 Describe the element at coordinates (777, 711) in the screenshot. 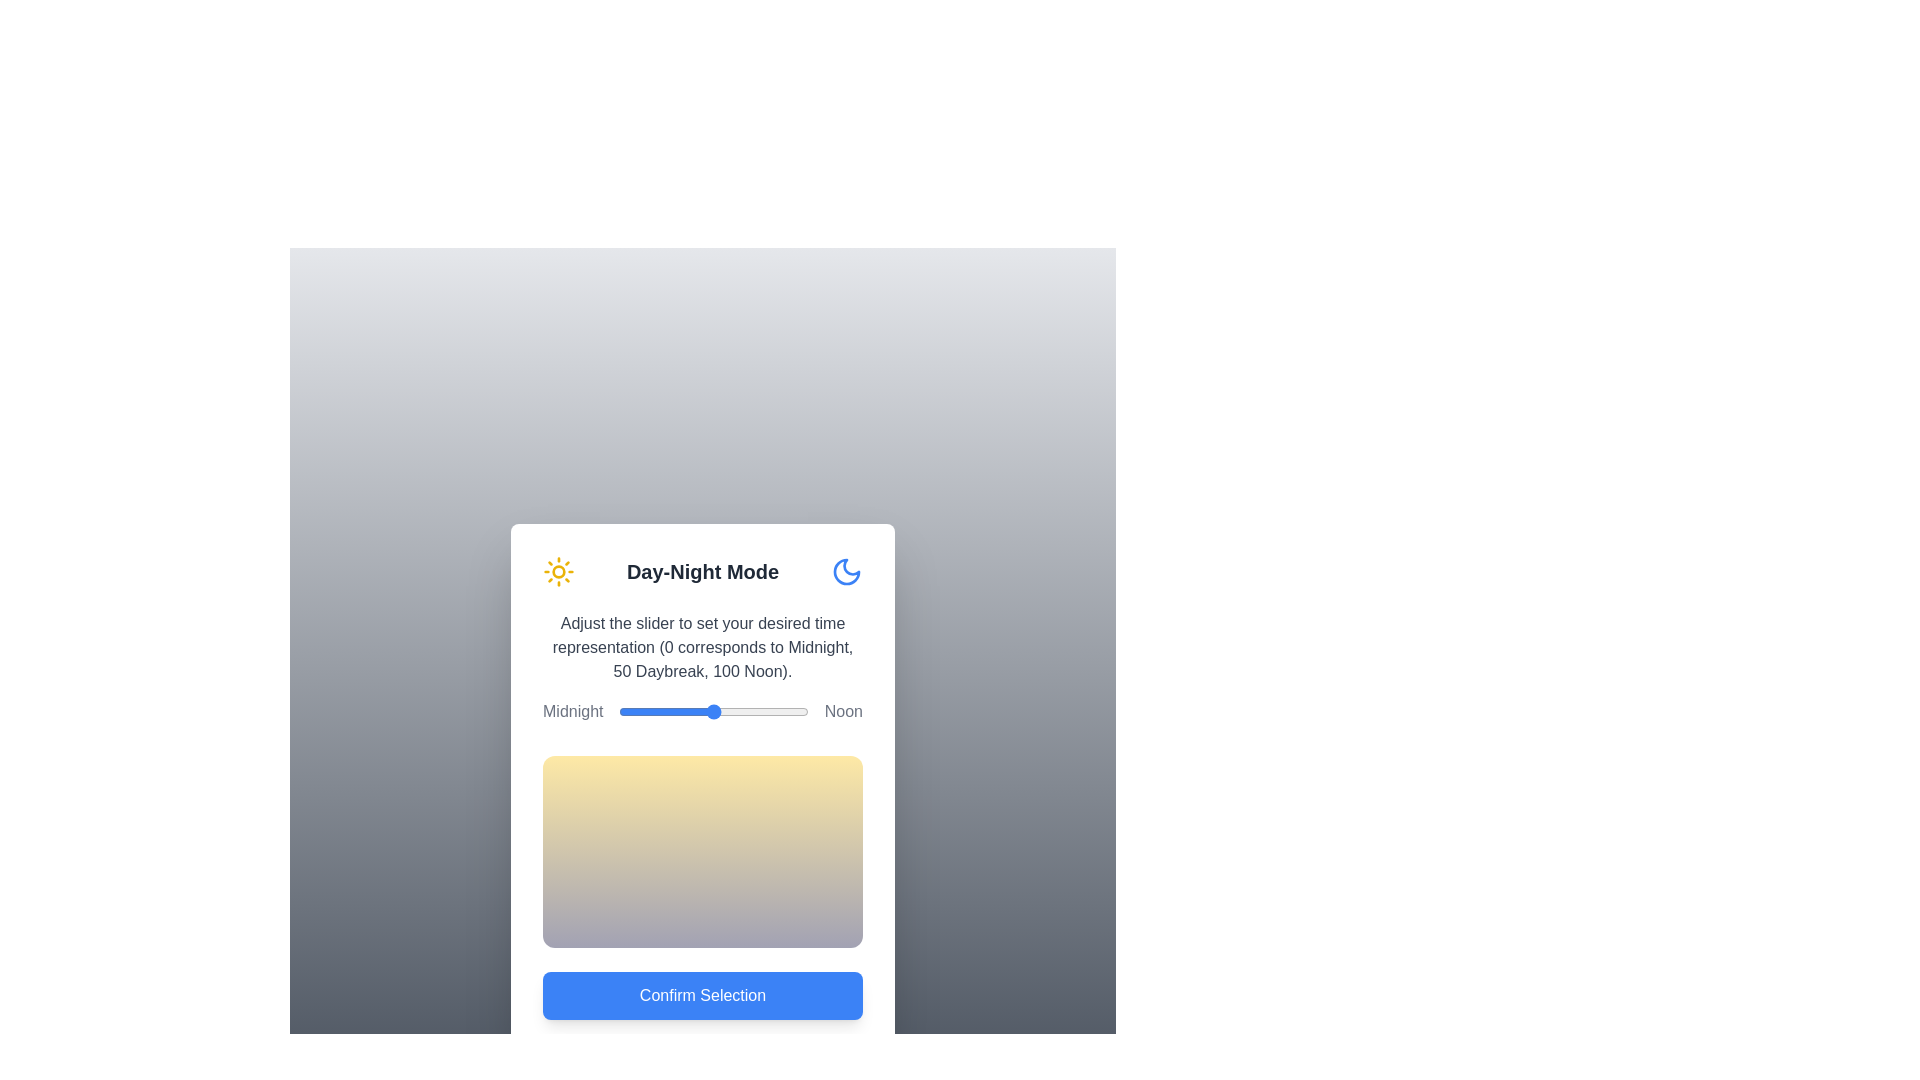

I see `the slider to set the time representation to 84` at that location.